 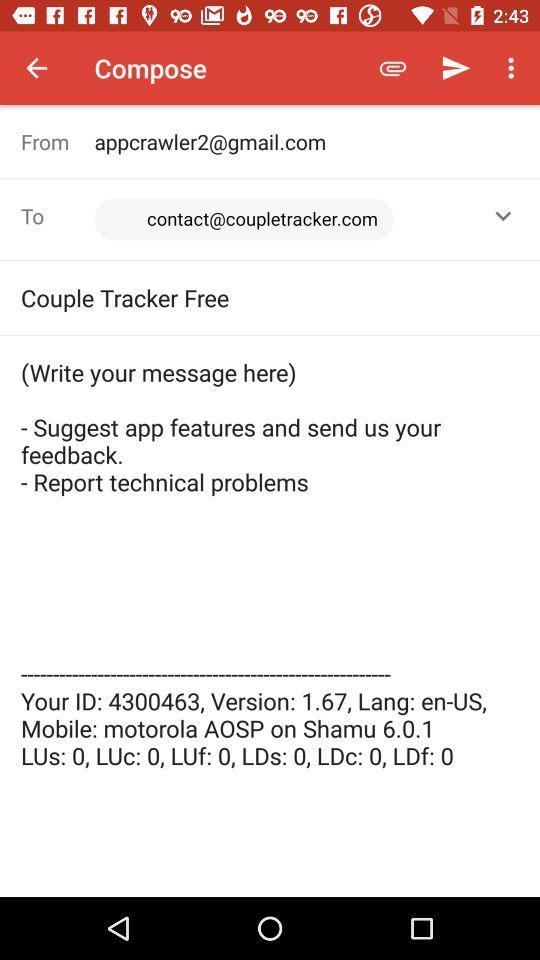 What do you see at coordinates (393, 68) in the screenshot?
I see `item next to the compose` at bounding box center [393, 68].